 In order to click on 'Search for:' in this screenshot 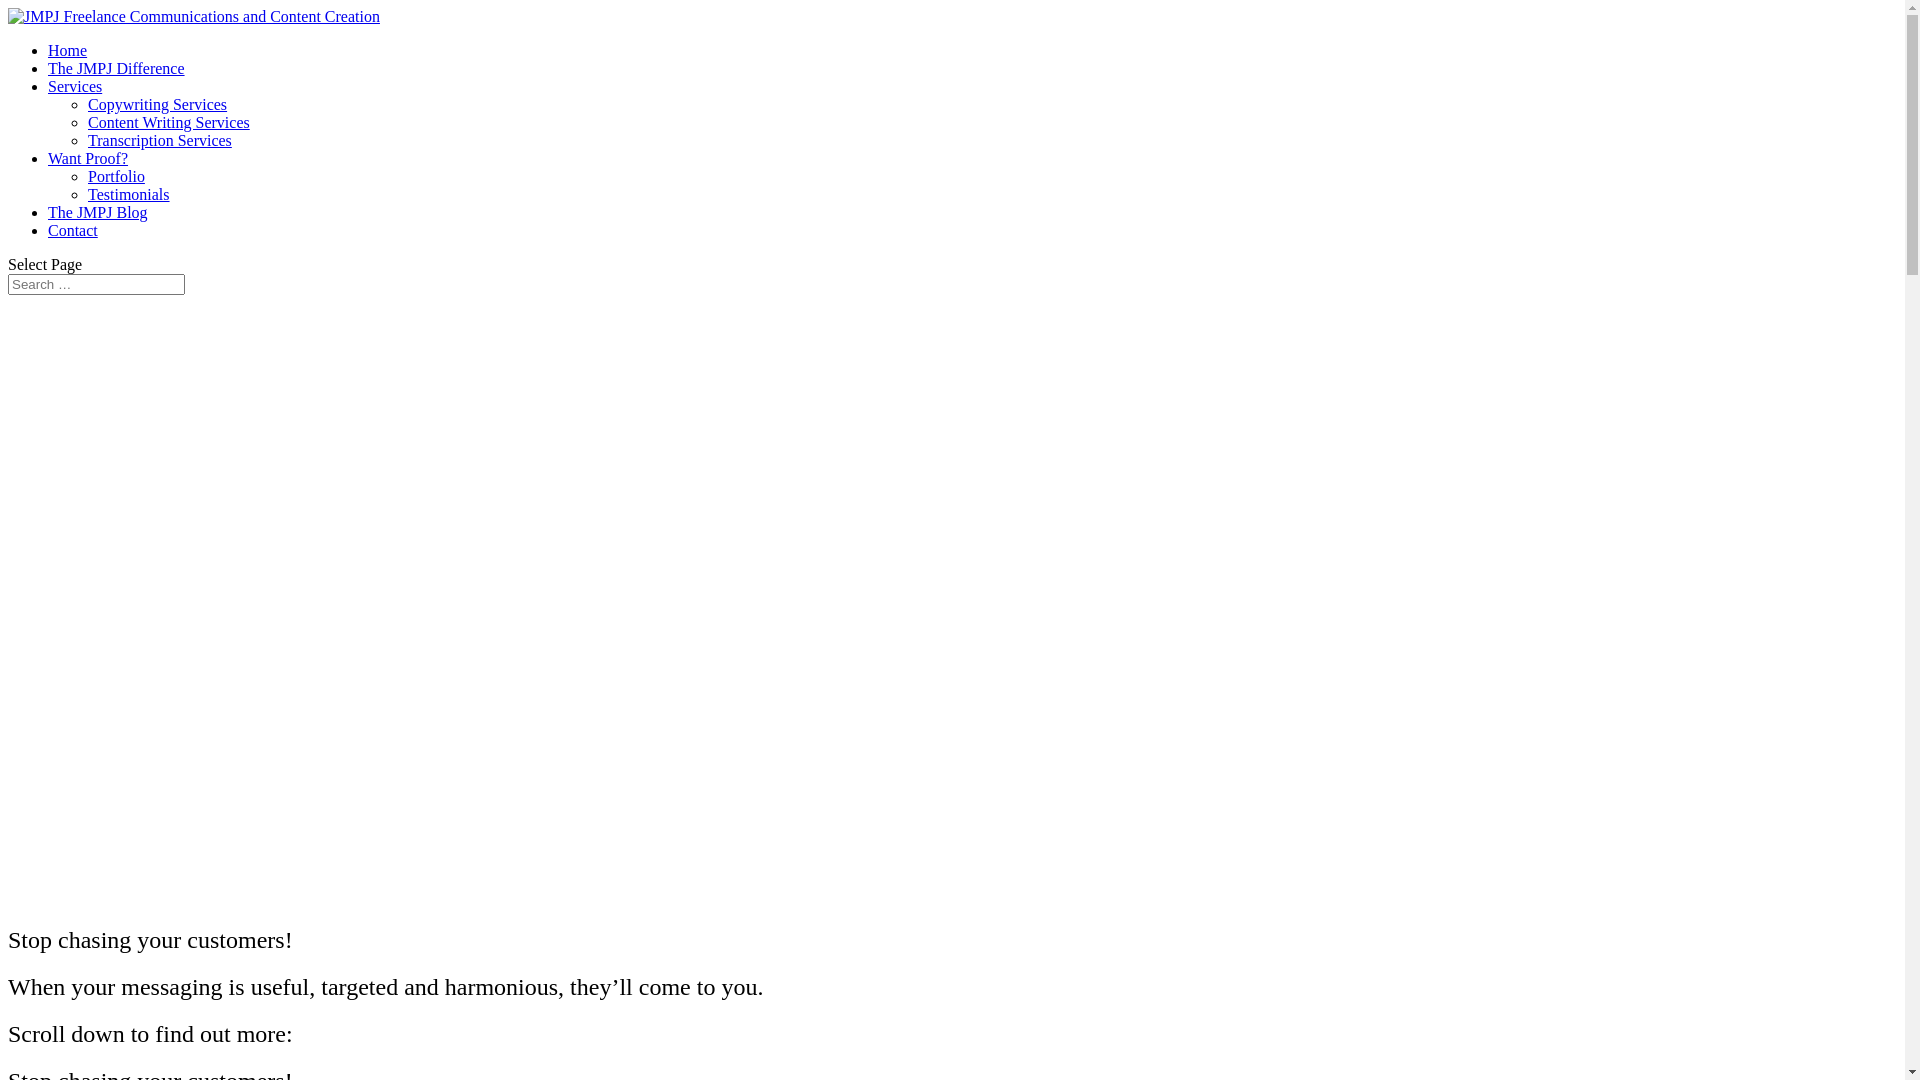, I will do `click(8, 284)`.